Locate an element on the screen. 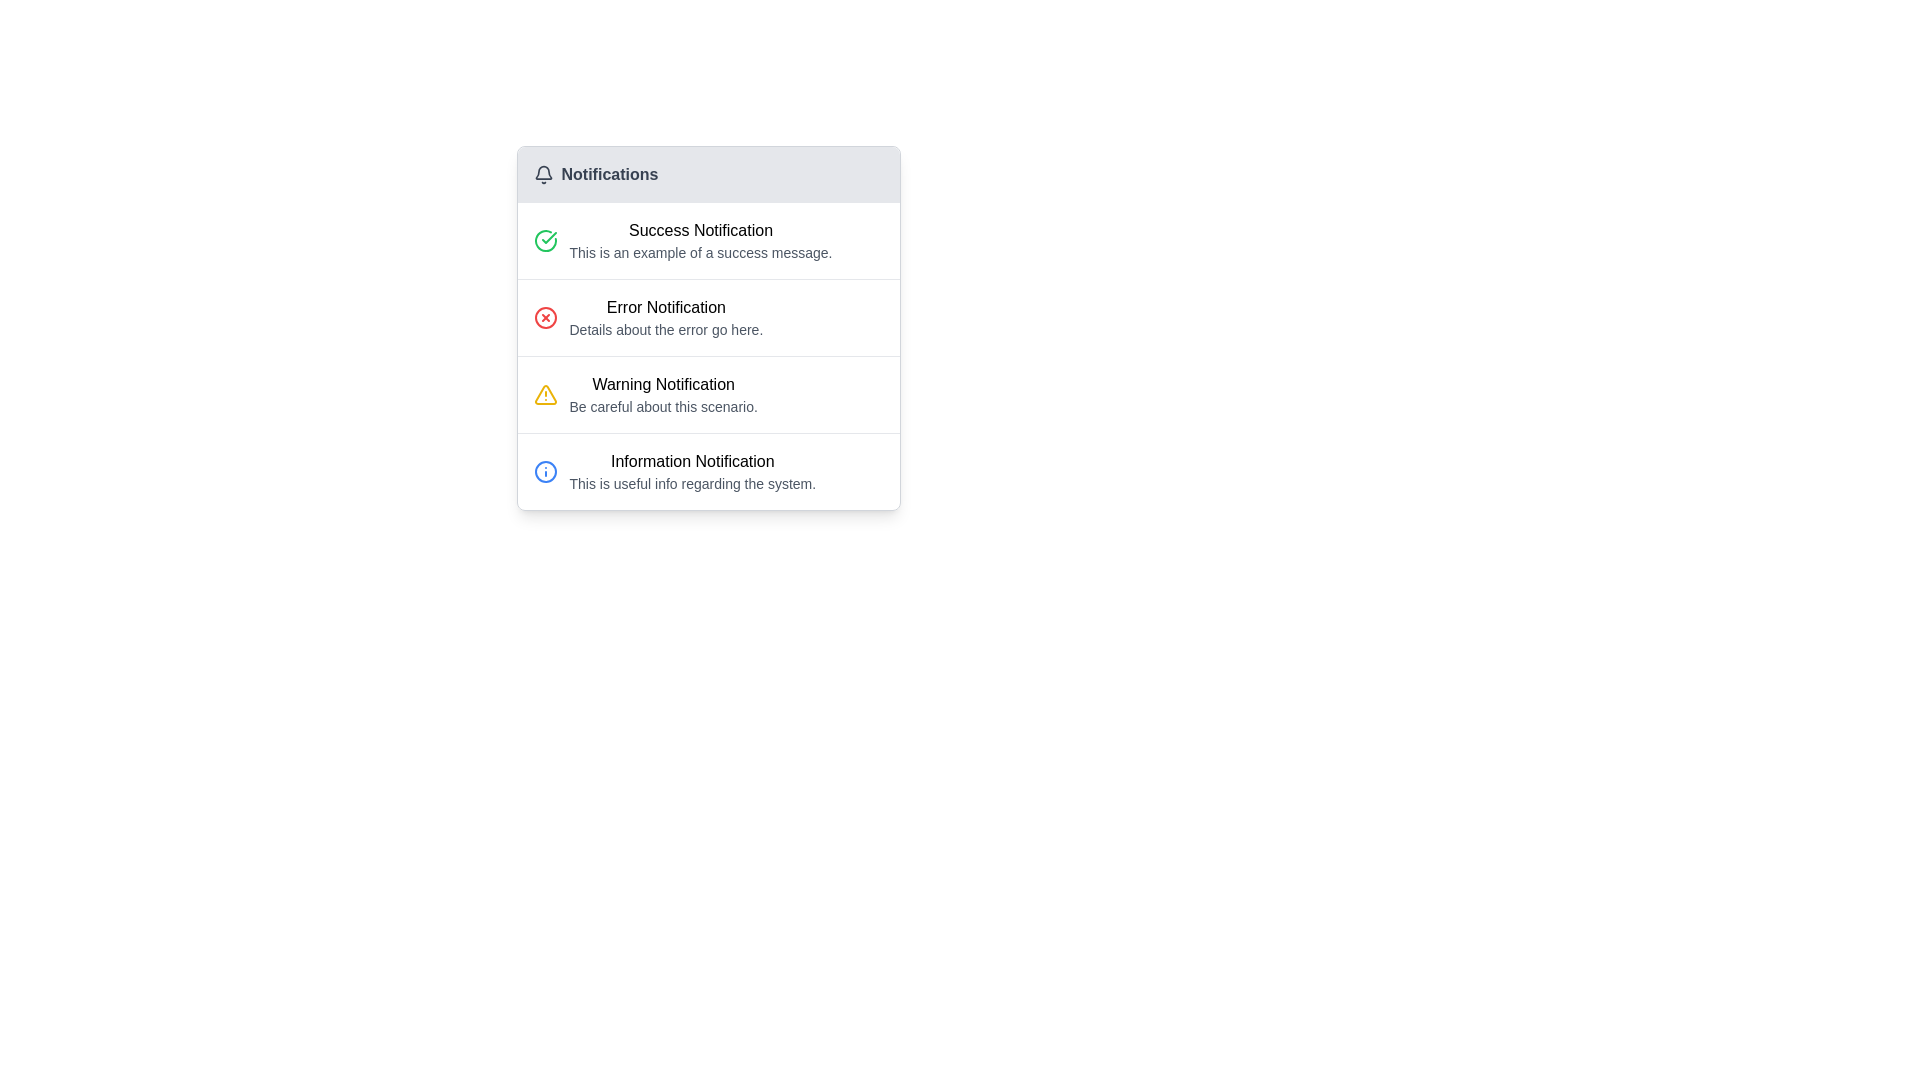  the text element displaying 'Details about the error go here.' which is styled in gray font and located beneath the 'Error Notification' within the notification card is located at coordinates (666, 329).